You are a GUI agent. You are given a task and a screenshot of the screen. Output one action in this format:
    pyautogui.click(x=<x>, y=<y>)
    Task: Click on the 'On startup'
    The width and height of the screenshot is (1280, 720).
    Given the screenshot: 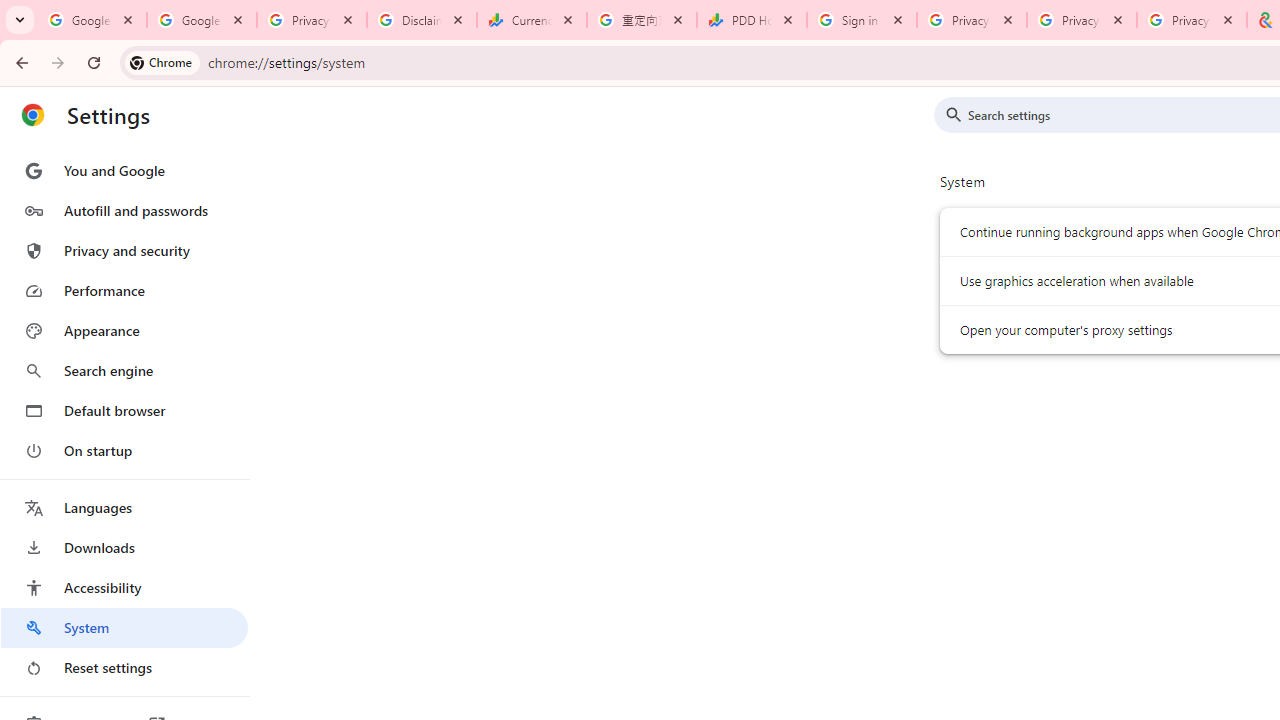 What is the action you would take?
    pyautogui.click(x=123, y=451)
    